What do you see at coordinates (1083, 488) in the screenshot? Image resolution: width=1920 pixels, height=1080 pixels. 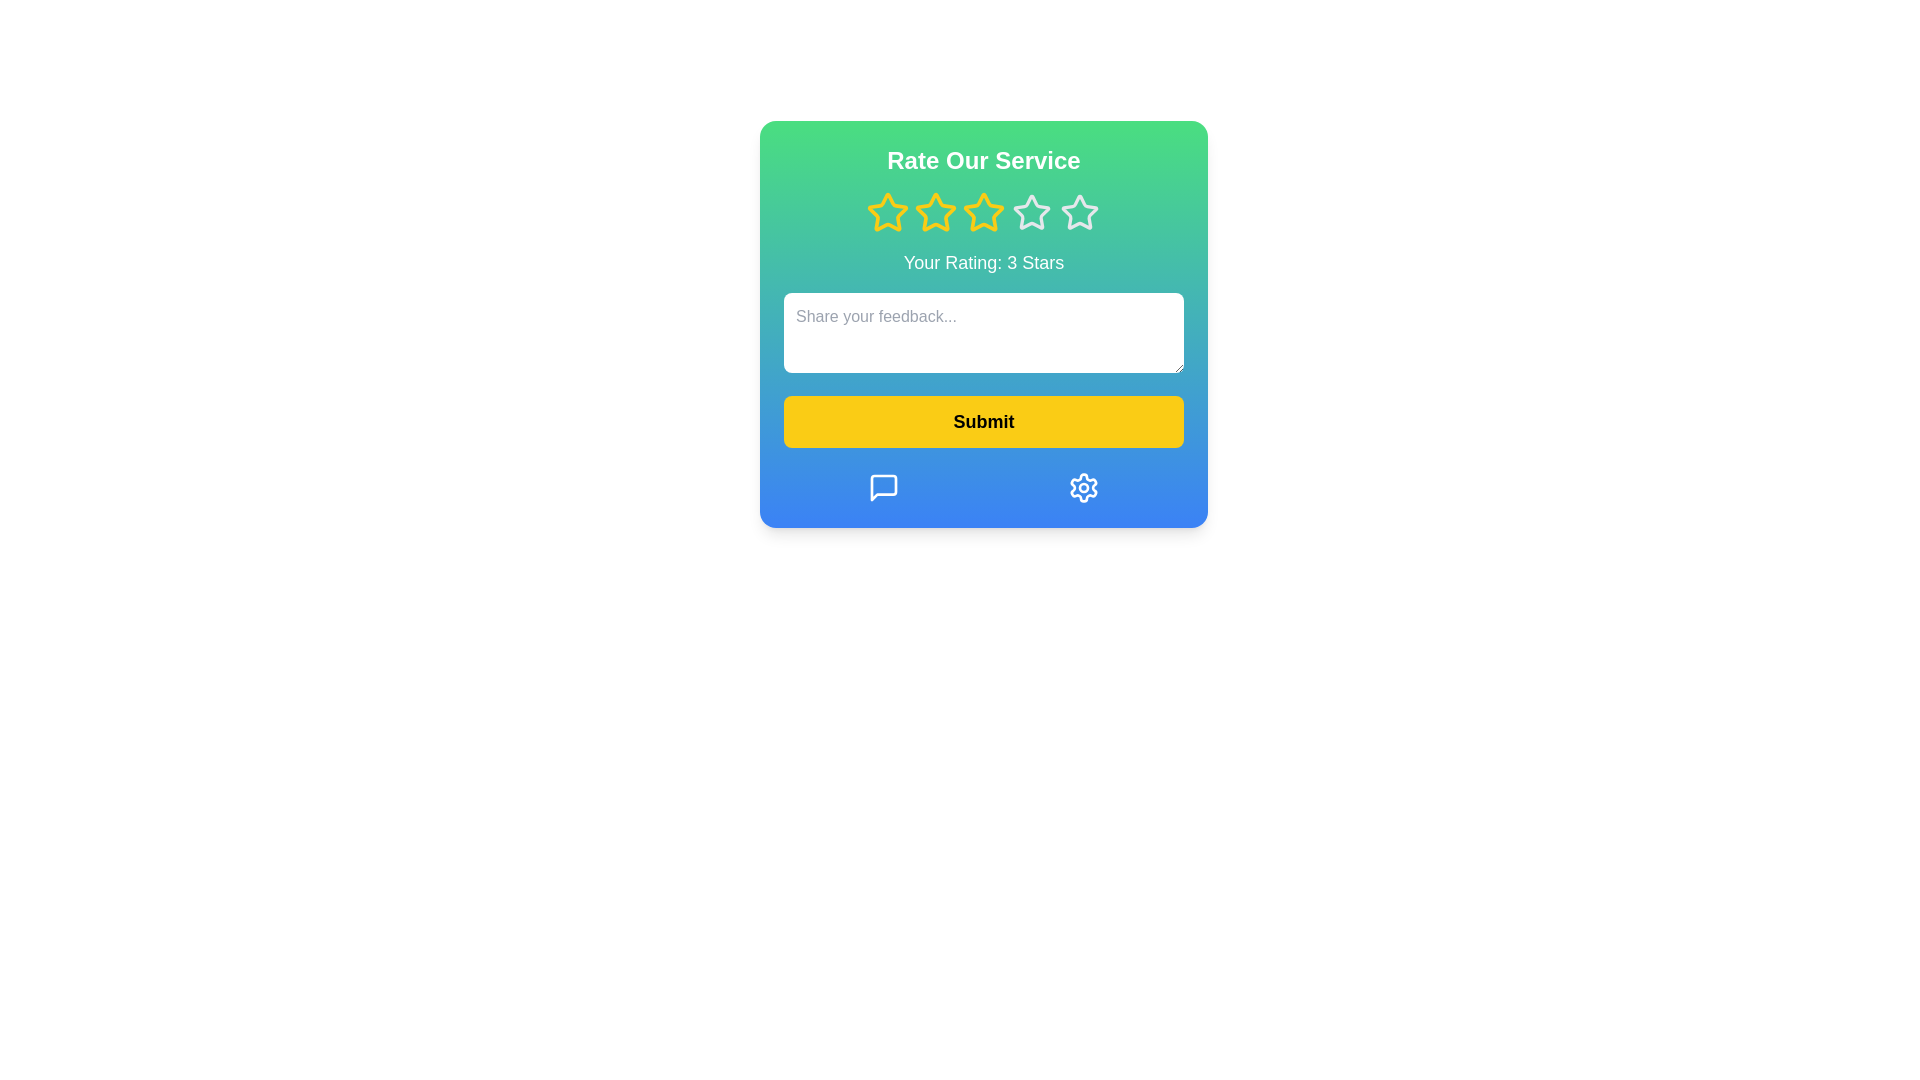 I see `the settings gear icon located at the bottom-right corner of the card layout` at bounding box center [1083, 488].